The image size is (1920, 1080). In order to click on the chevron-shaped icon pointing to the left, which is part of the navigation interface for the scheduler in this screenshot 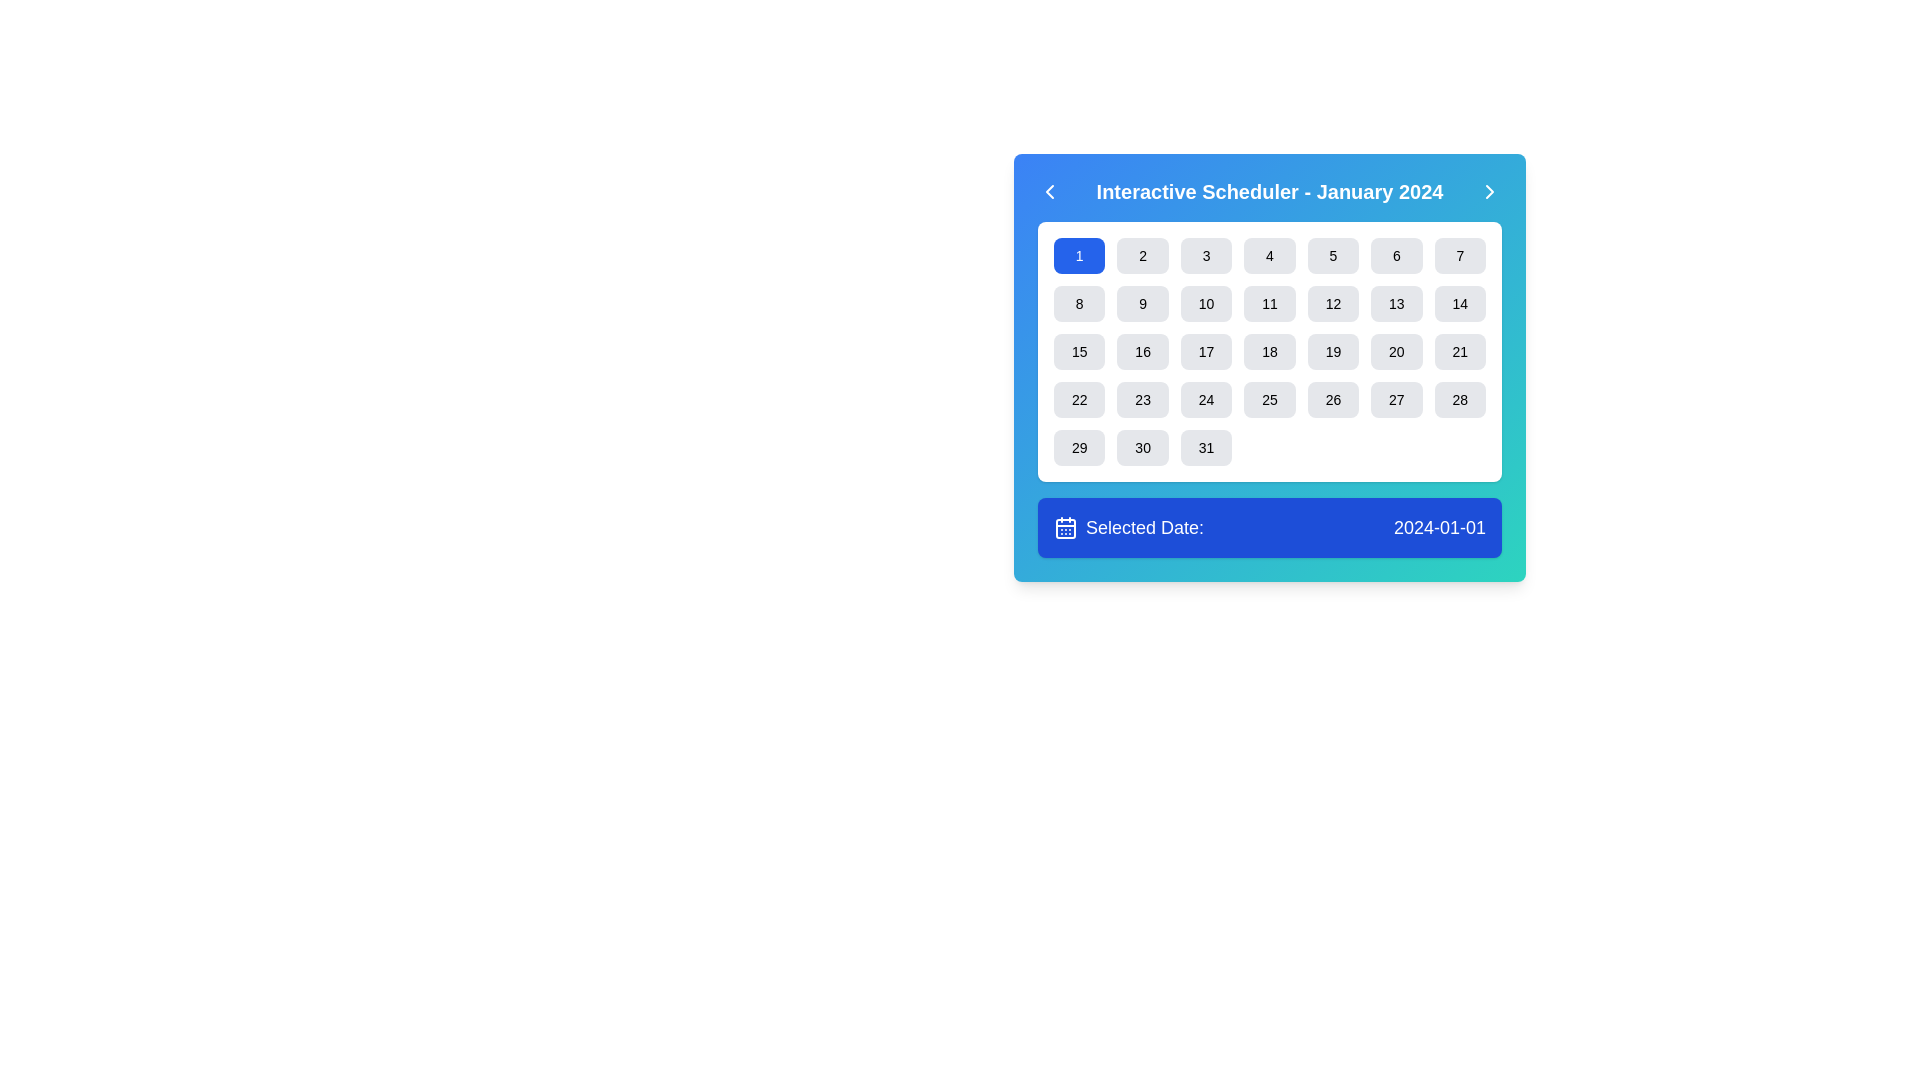, I will do `click(1049, 192)`.